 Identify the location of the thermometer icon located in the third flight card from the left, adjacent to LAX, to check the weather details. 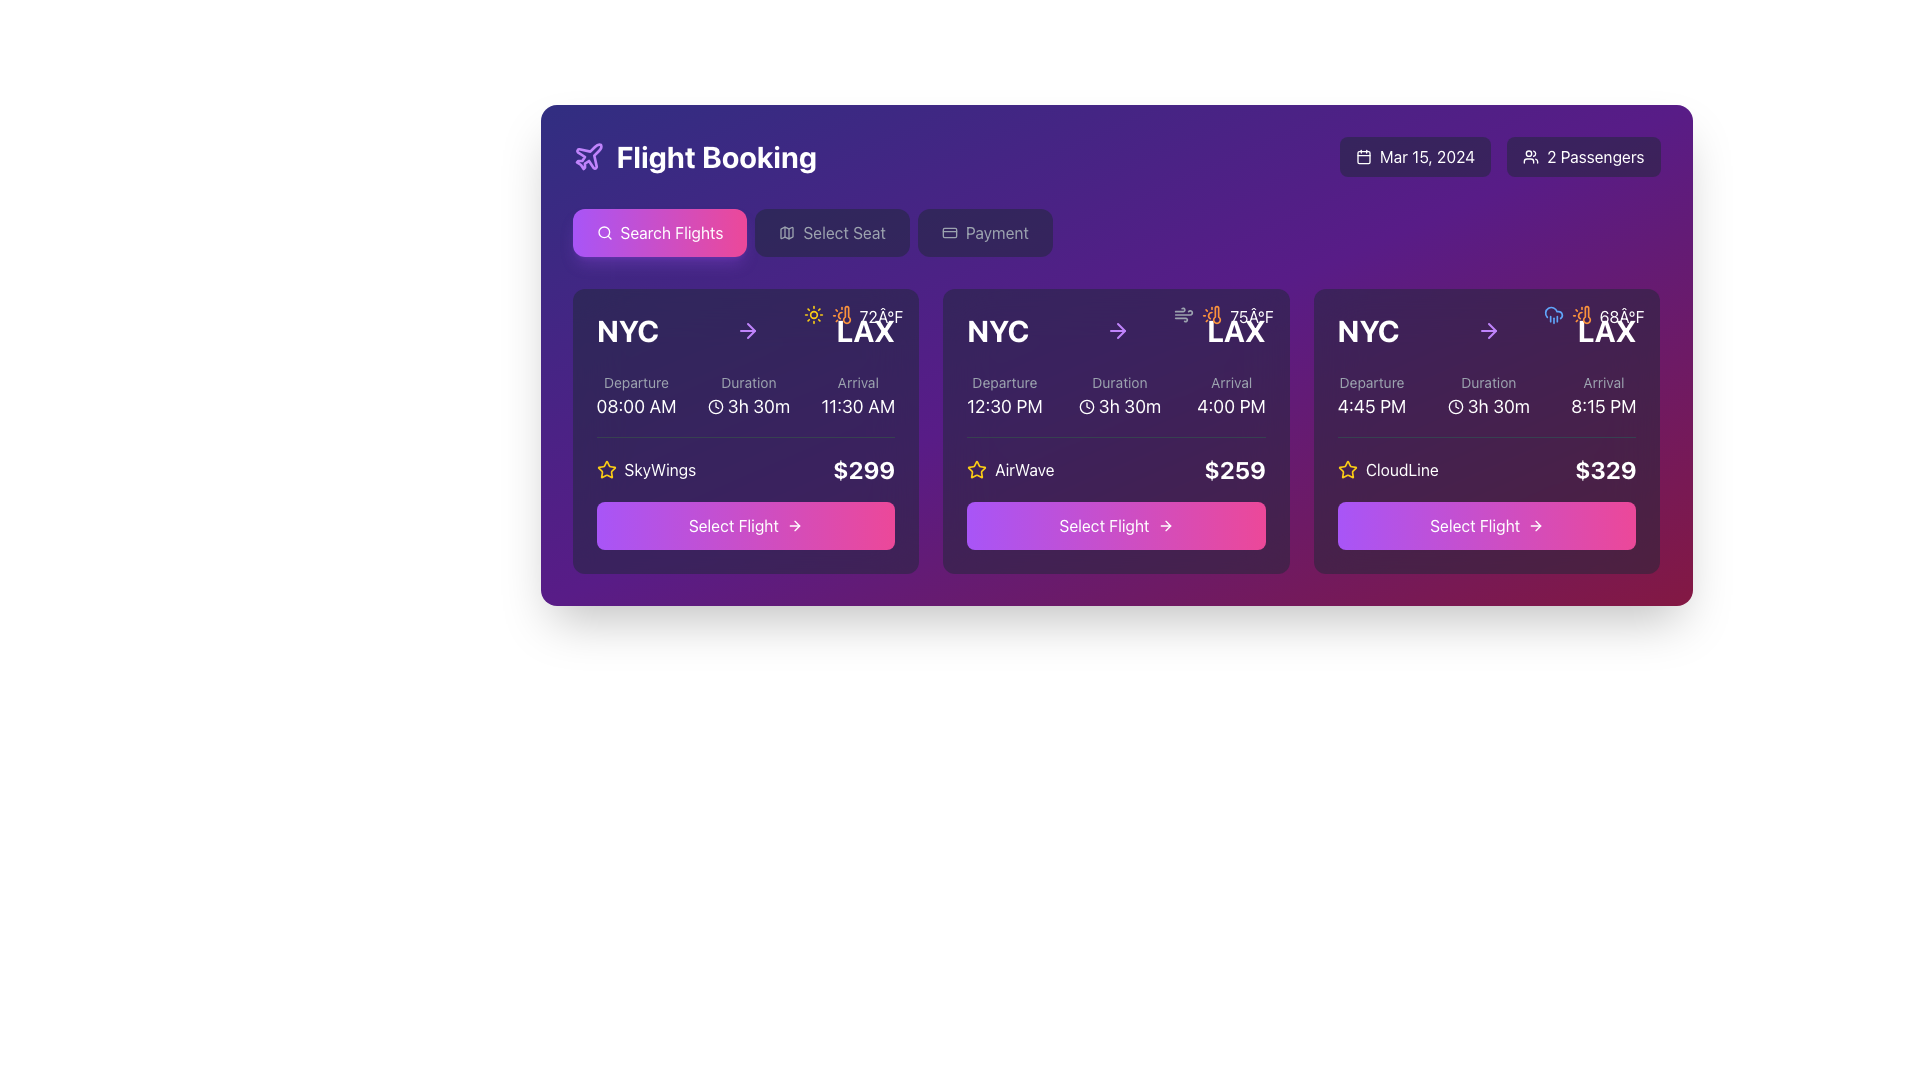
(1585, 315).